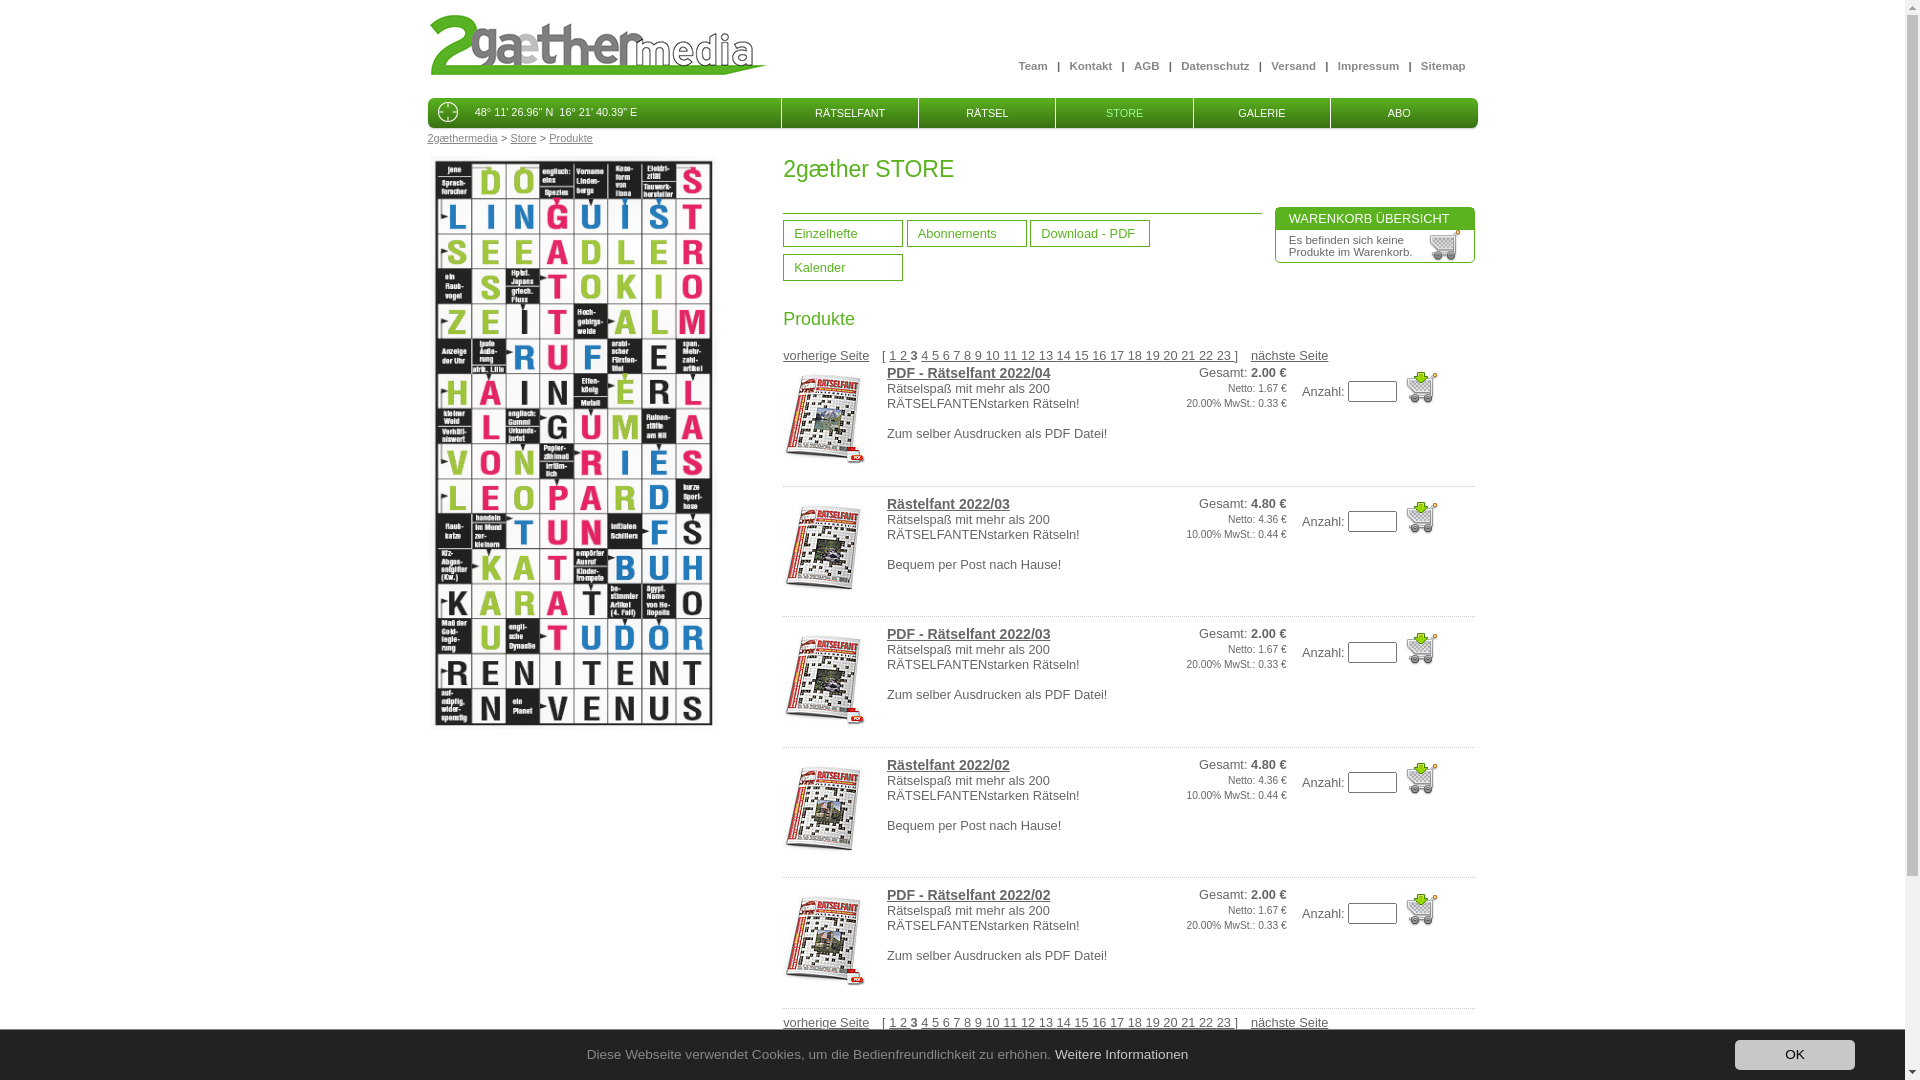  I want to click on 'Versand', so click(1293, 64).